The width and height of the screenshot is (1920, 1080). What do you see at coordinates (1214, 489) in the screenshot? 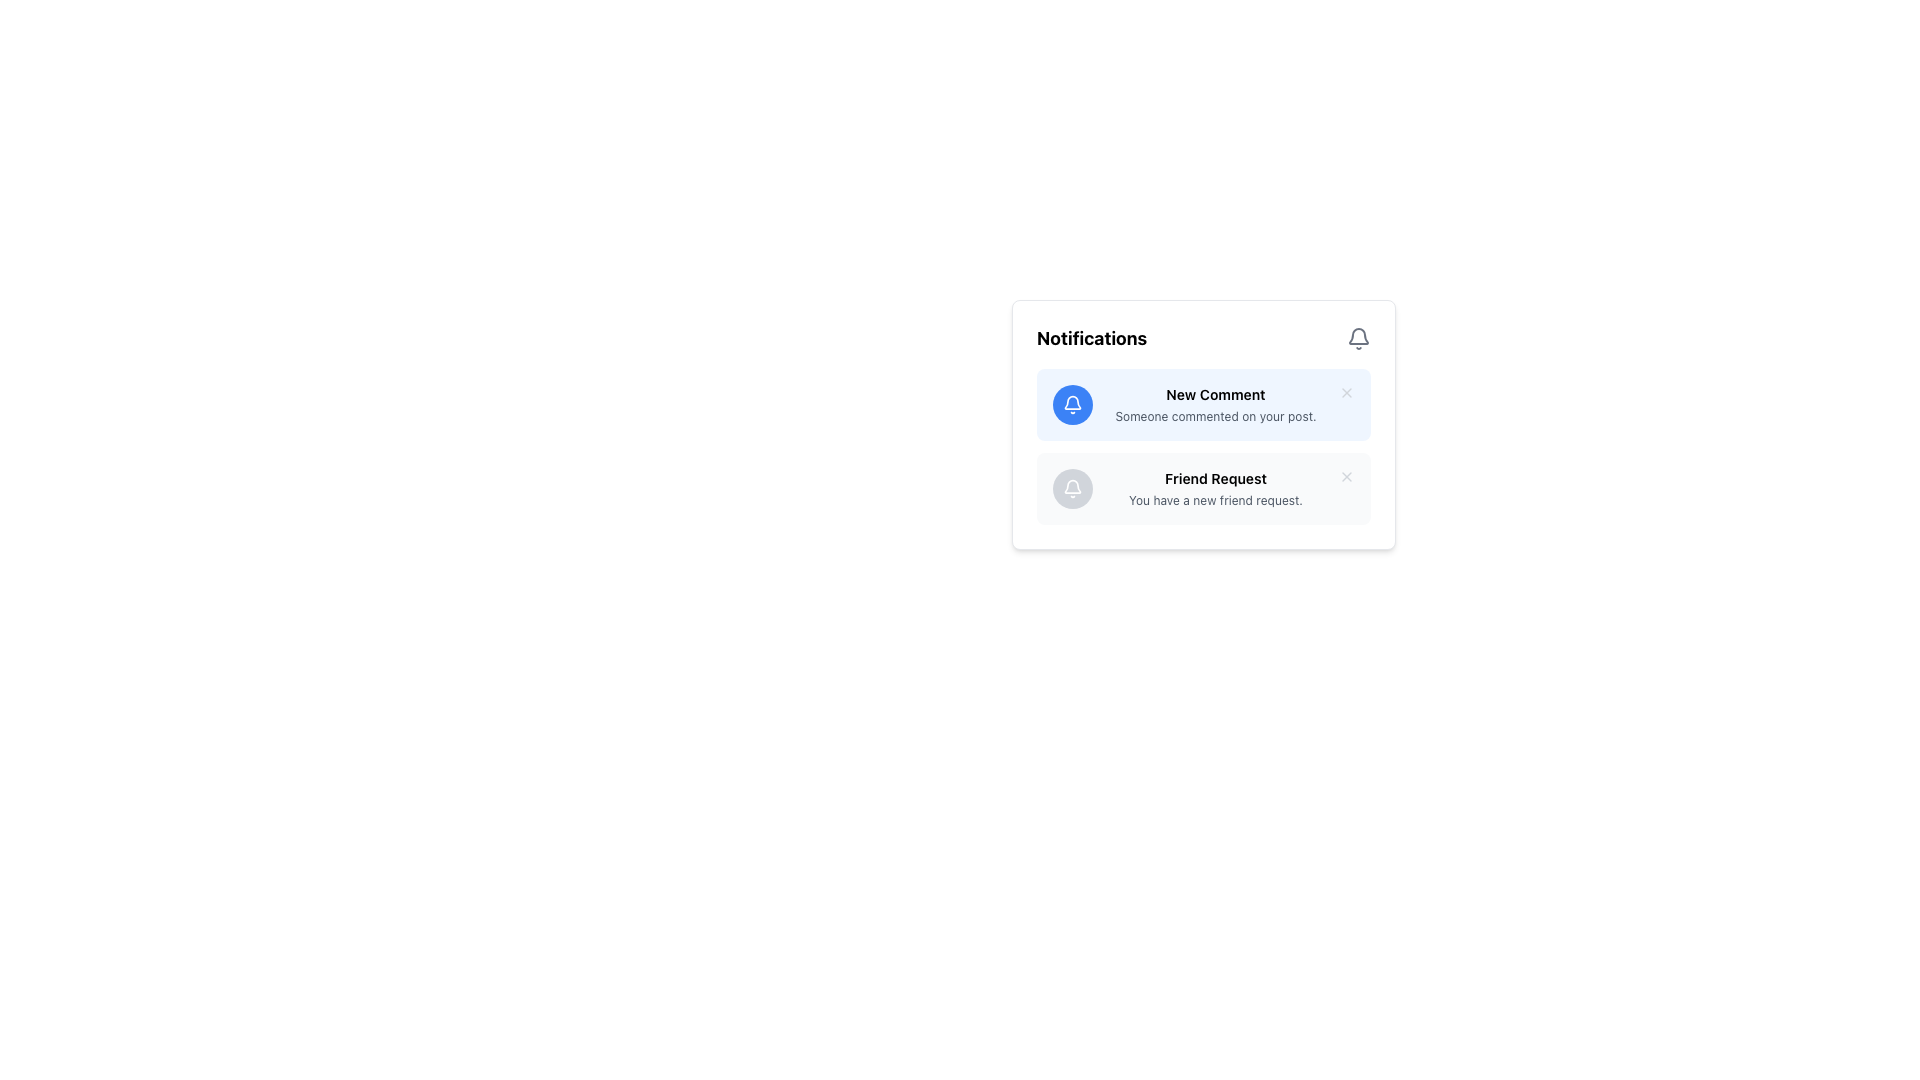
I see `the contextual controls of the second notification item titled 'Friend Request', which displays a bold title and a description about a new friend request` at bounding box center [1214, 489].